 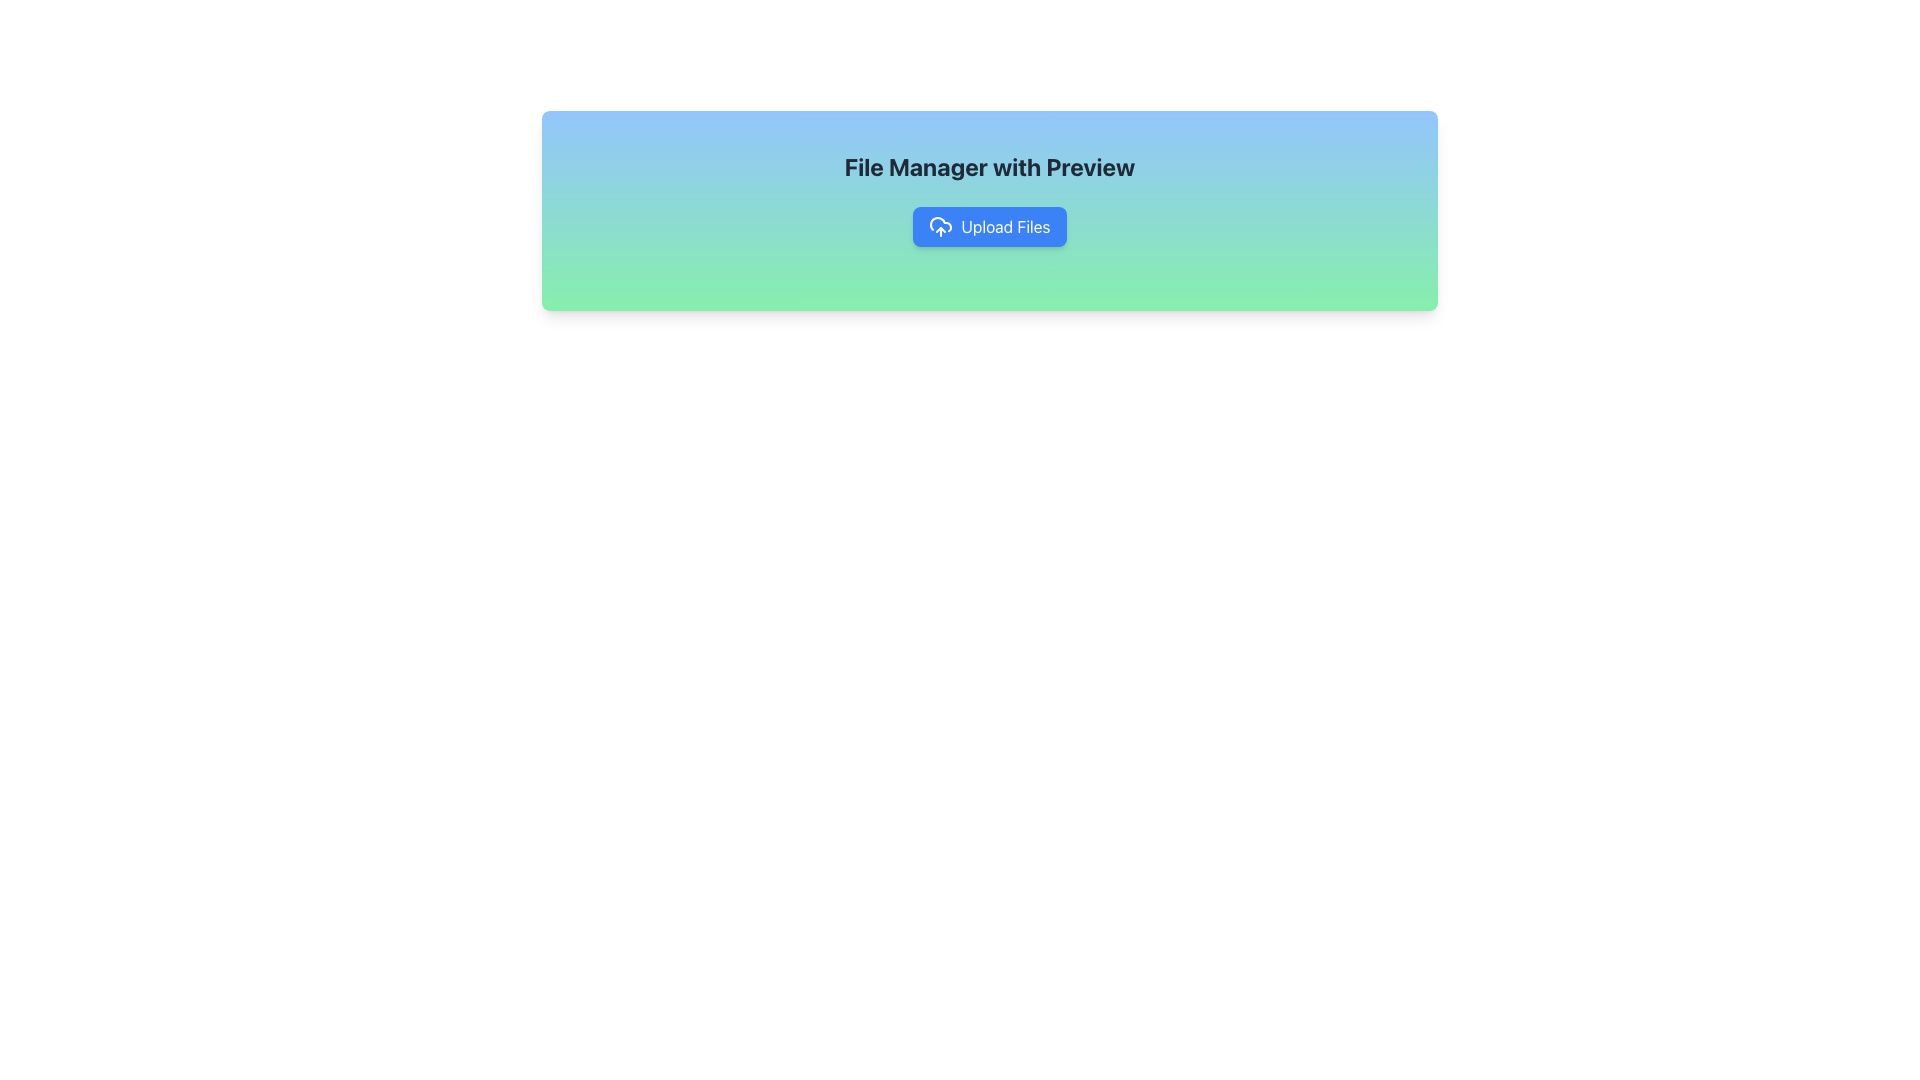 What do you see at coordinates (989, 165) in the screenshot?
I see `the main header text of the file manager interface, which serves as the title summarizing the purpose of the application` at bounding box center [989, 165].